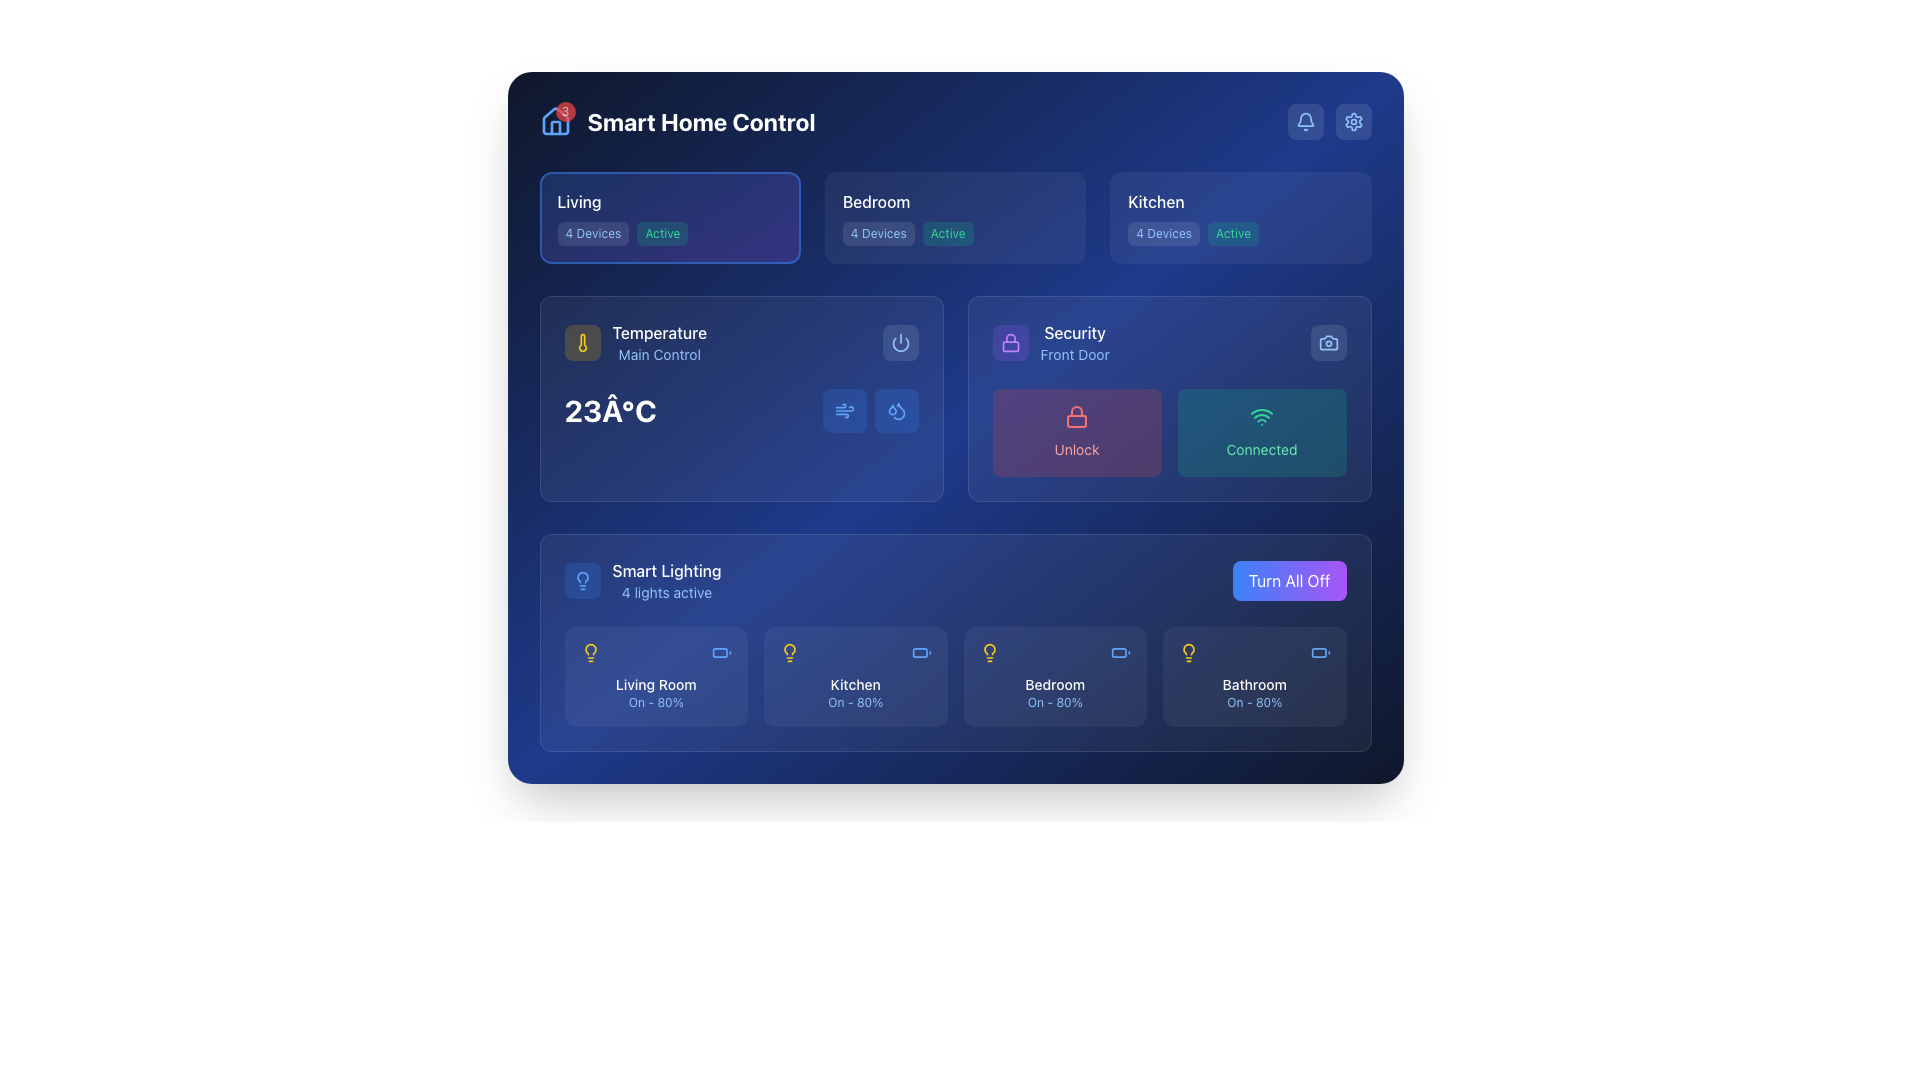 This screenshot has width=1920, height=1080. What do you see at coordinates (954, 218) in the screenshot?
I see `the interactive card representing the 'Bedroom' area in the smart home interface` at bounding box center [954, 218].